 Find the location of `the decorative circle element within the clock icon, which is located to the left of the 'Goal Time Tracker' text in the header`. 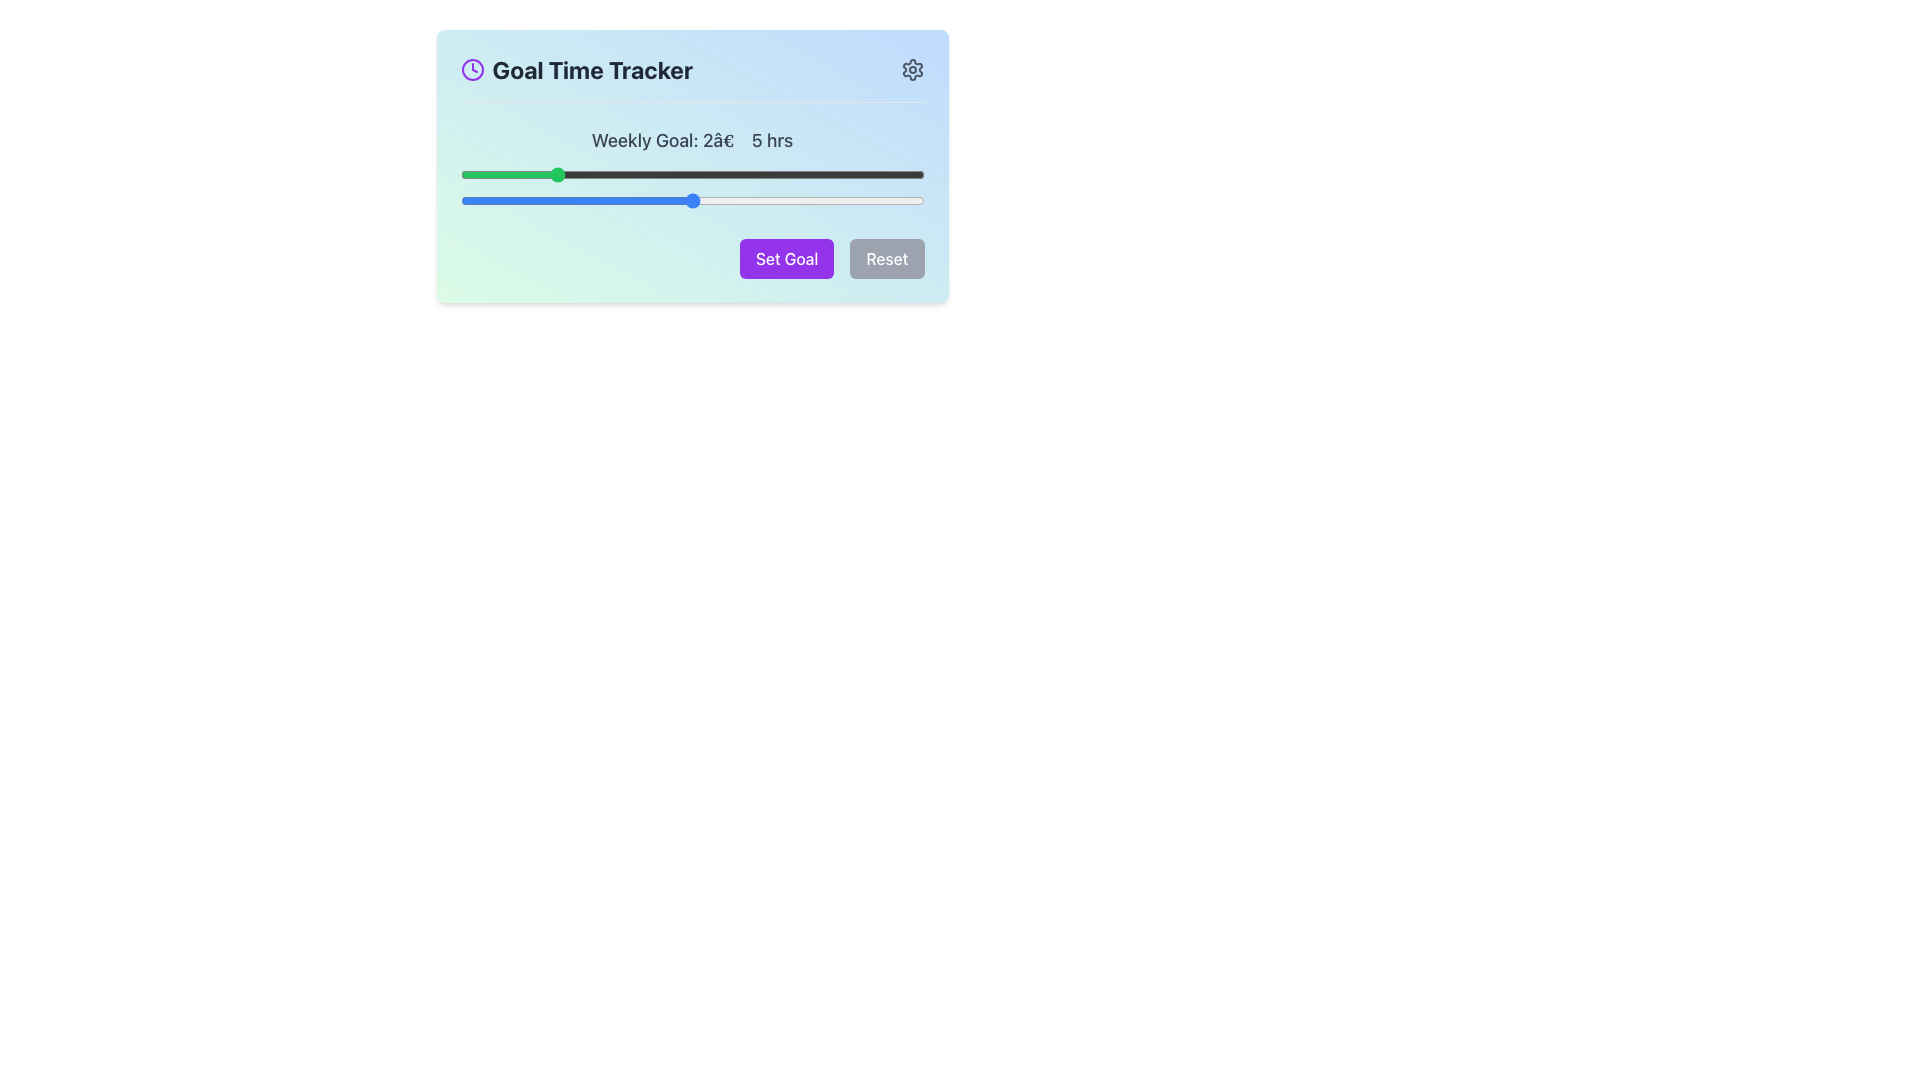

the decorative circle element within the clock icon, which is located to the left of the 'Goal Time Tracker' text in the header is located at coordinates (471, 68).